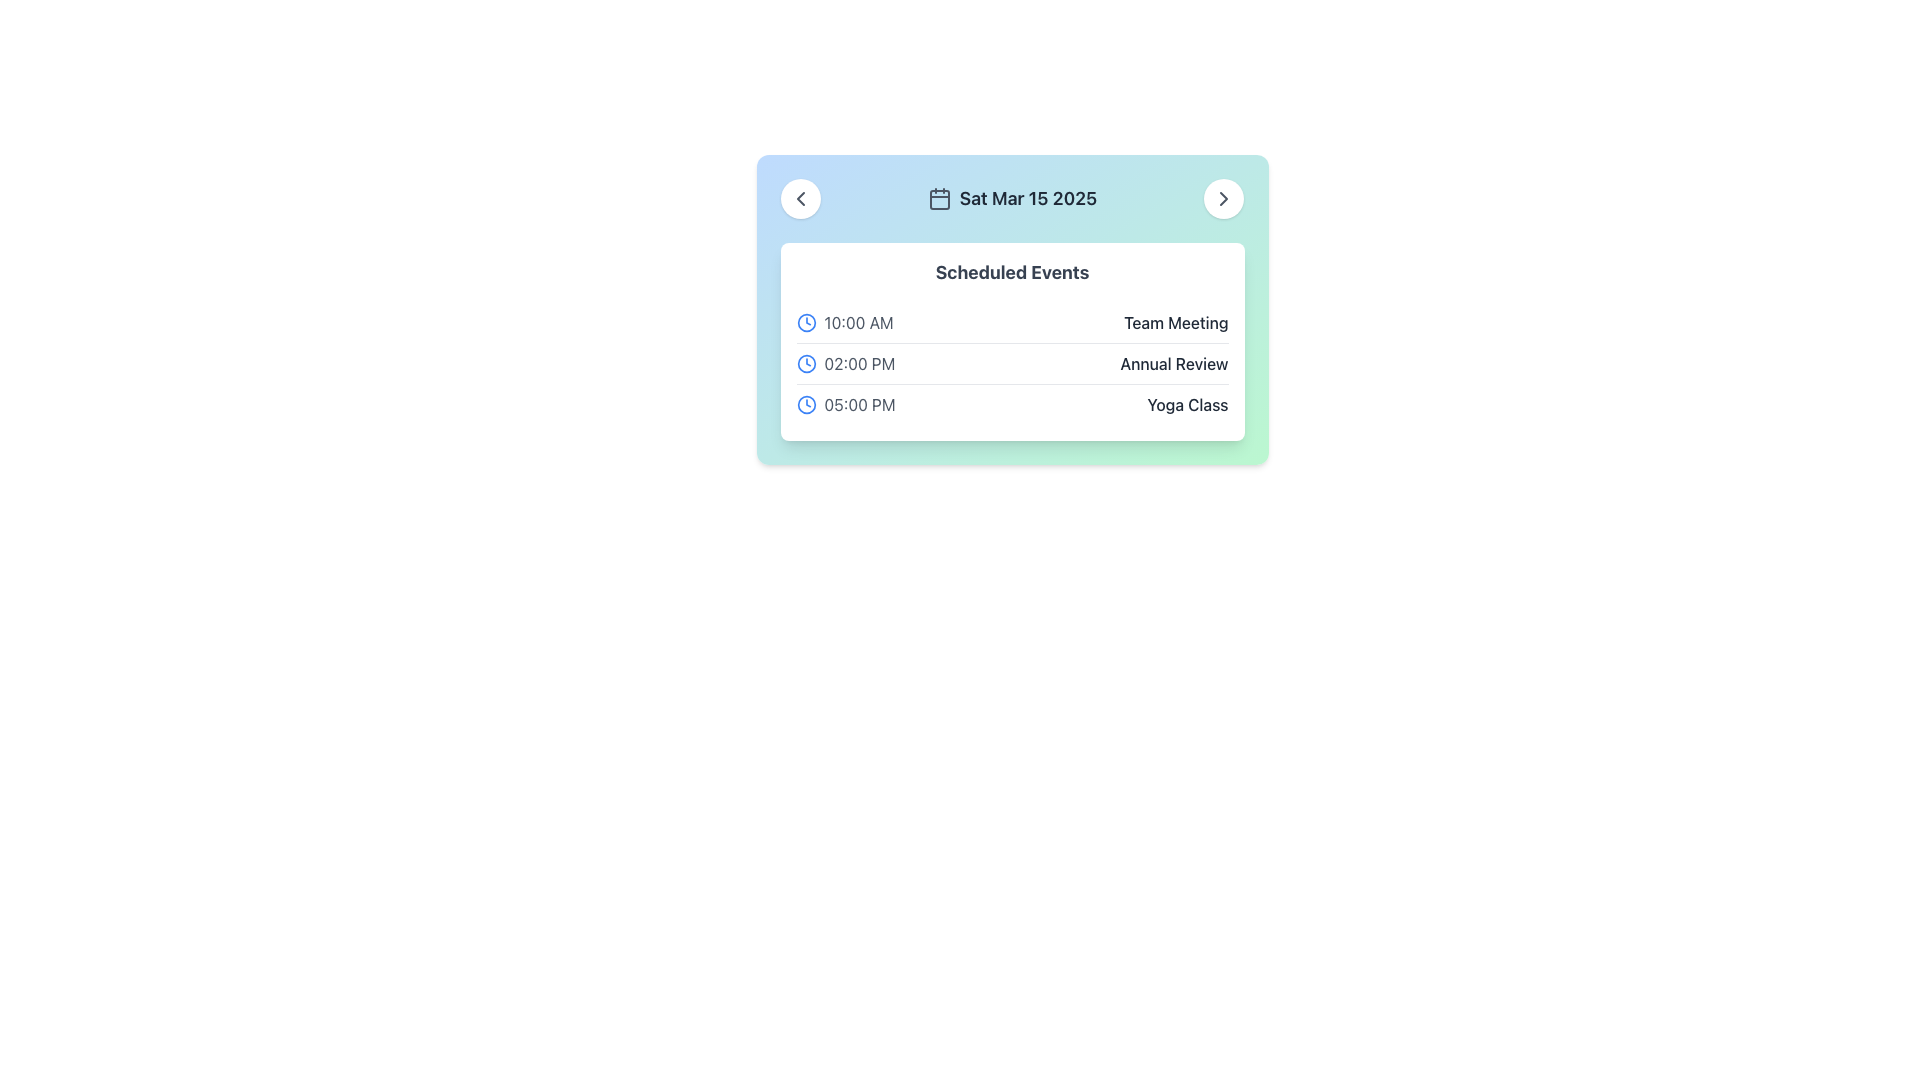 Image resolution: width=1920 pixels, height=1080 pixels. I want to click on the circular navigation button with an icon located at the top-right corner of the header, so click(1223, 199).